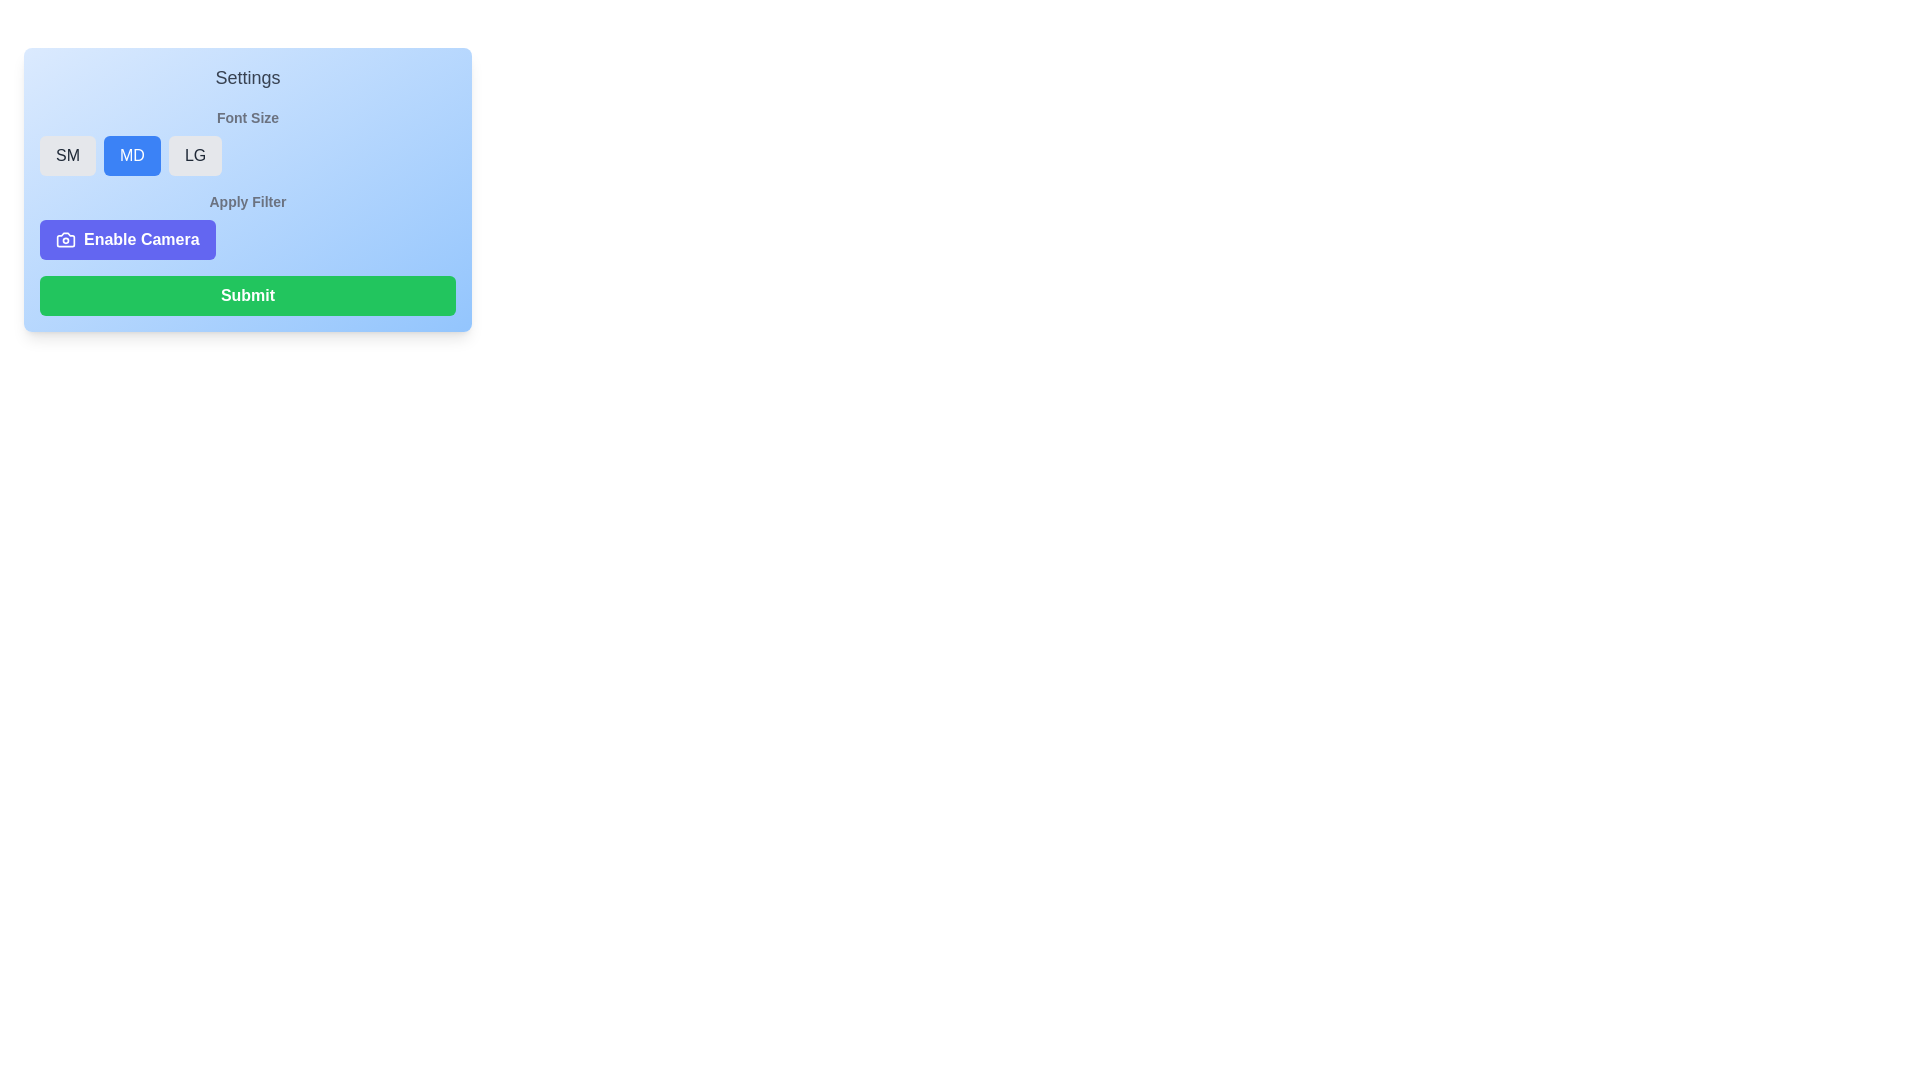 The width and height of the screenshot is (1920, 1080). I want to click on the minimalistic blue outlined camera icon located inside the 'Enable Camera' button, positioned to the left of the text, so click(66, 238).